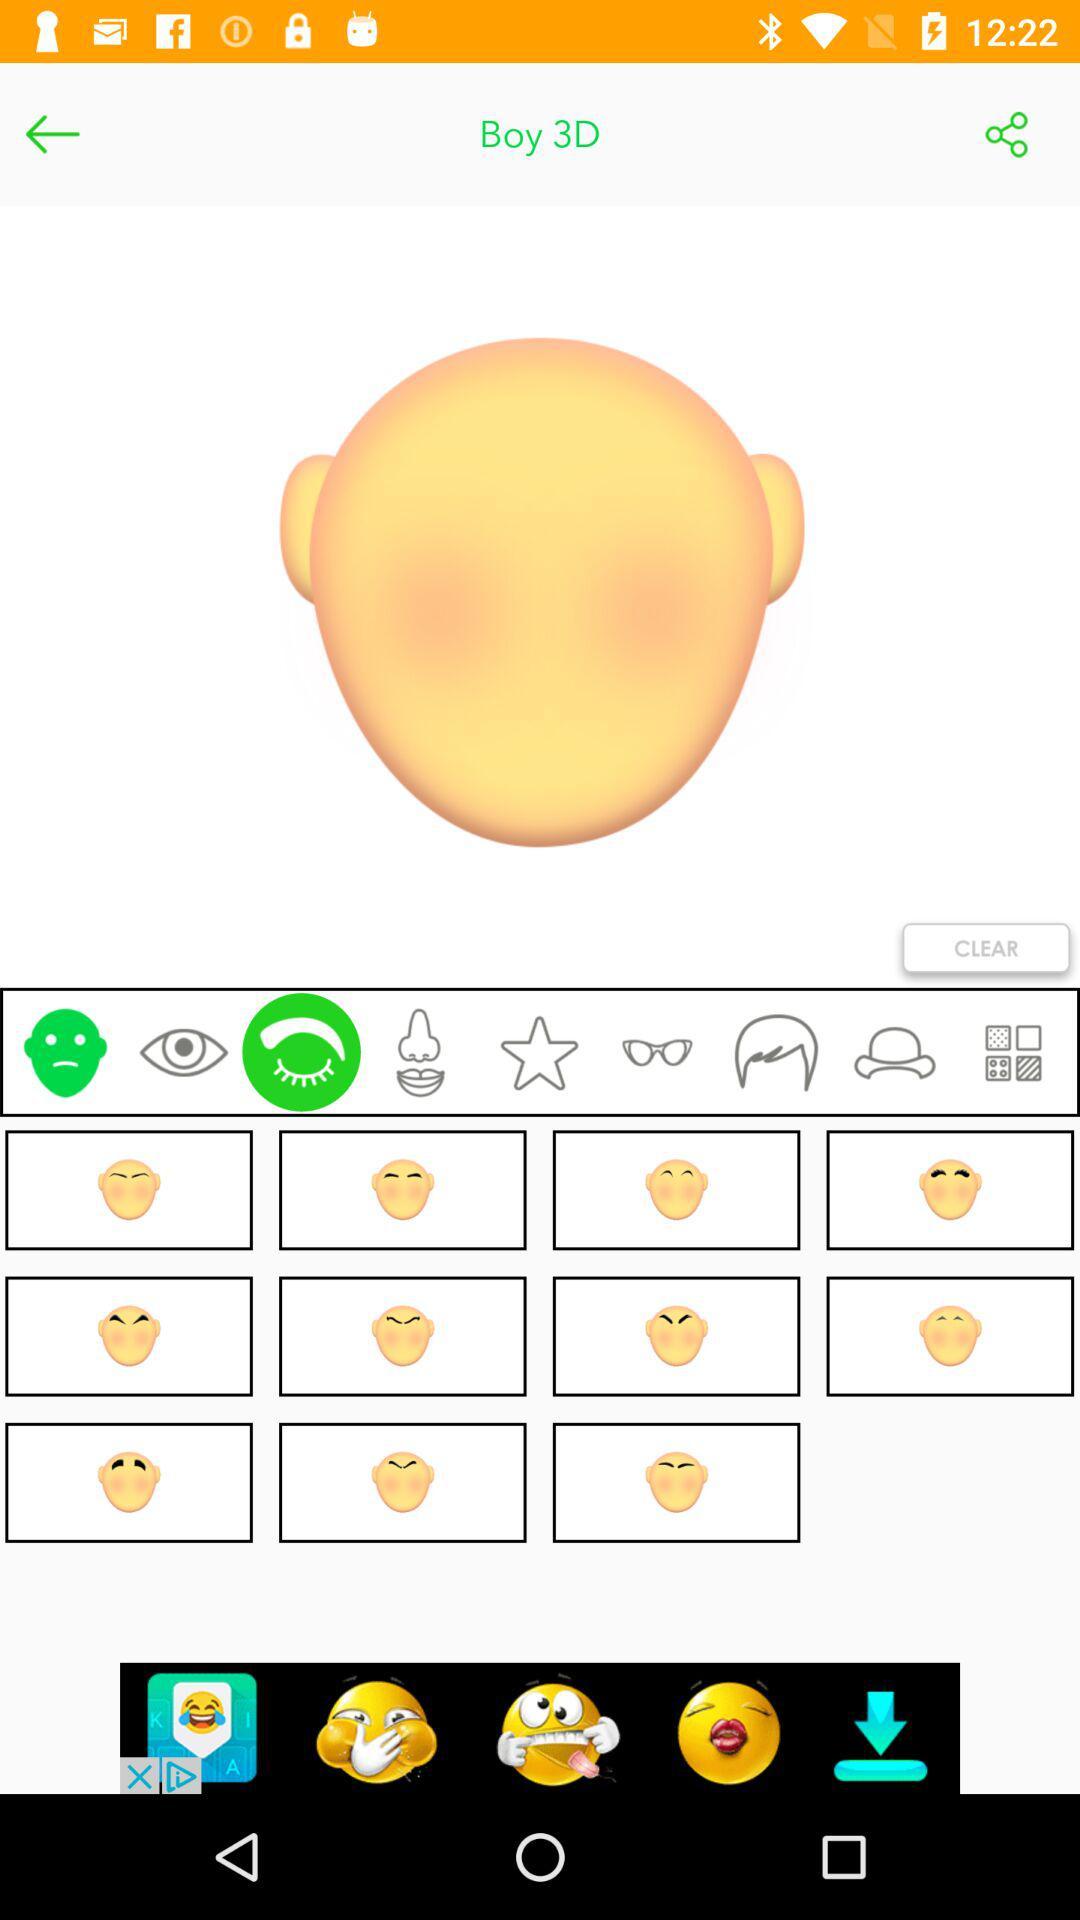 Image resolution: width=1080 pixels, height=1920 pixels. I want to click on advertisement page, so click(540, 1727).